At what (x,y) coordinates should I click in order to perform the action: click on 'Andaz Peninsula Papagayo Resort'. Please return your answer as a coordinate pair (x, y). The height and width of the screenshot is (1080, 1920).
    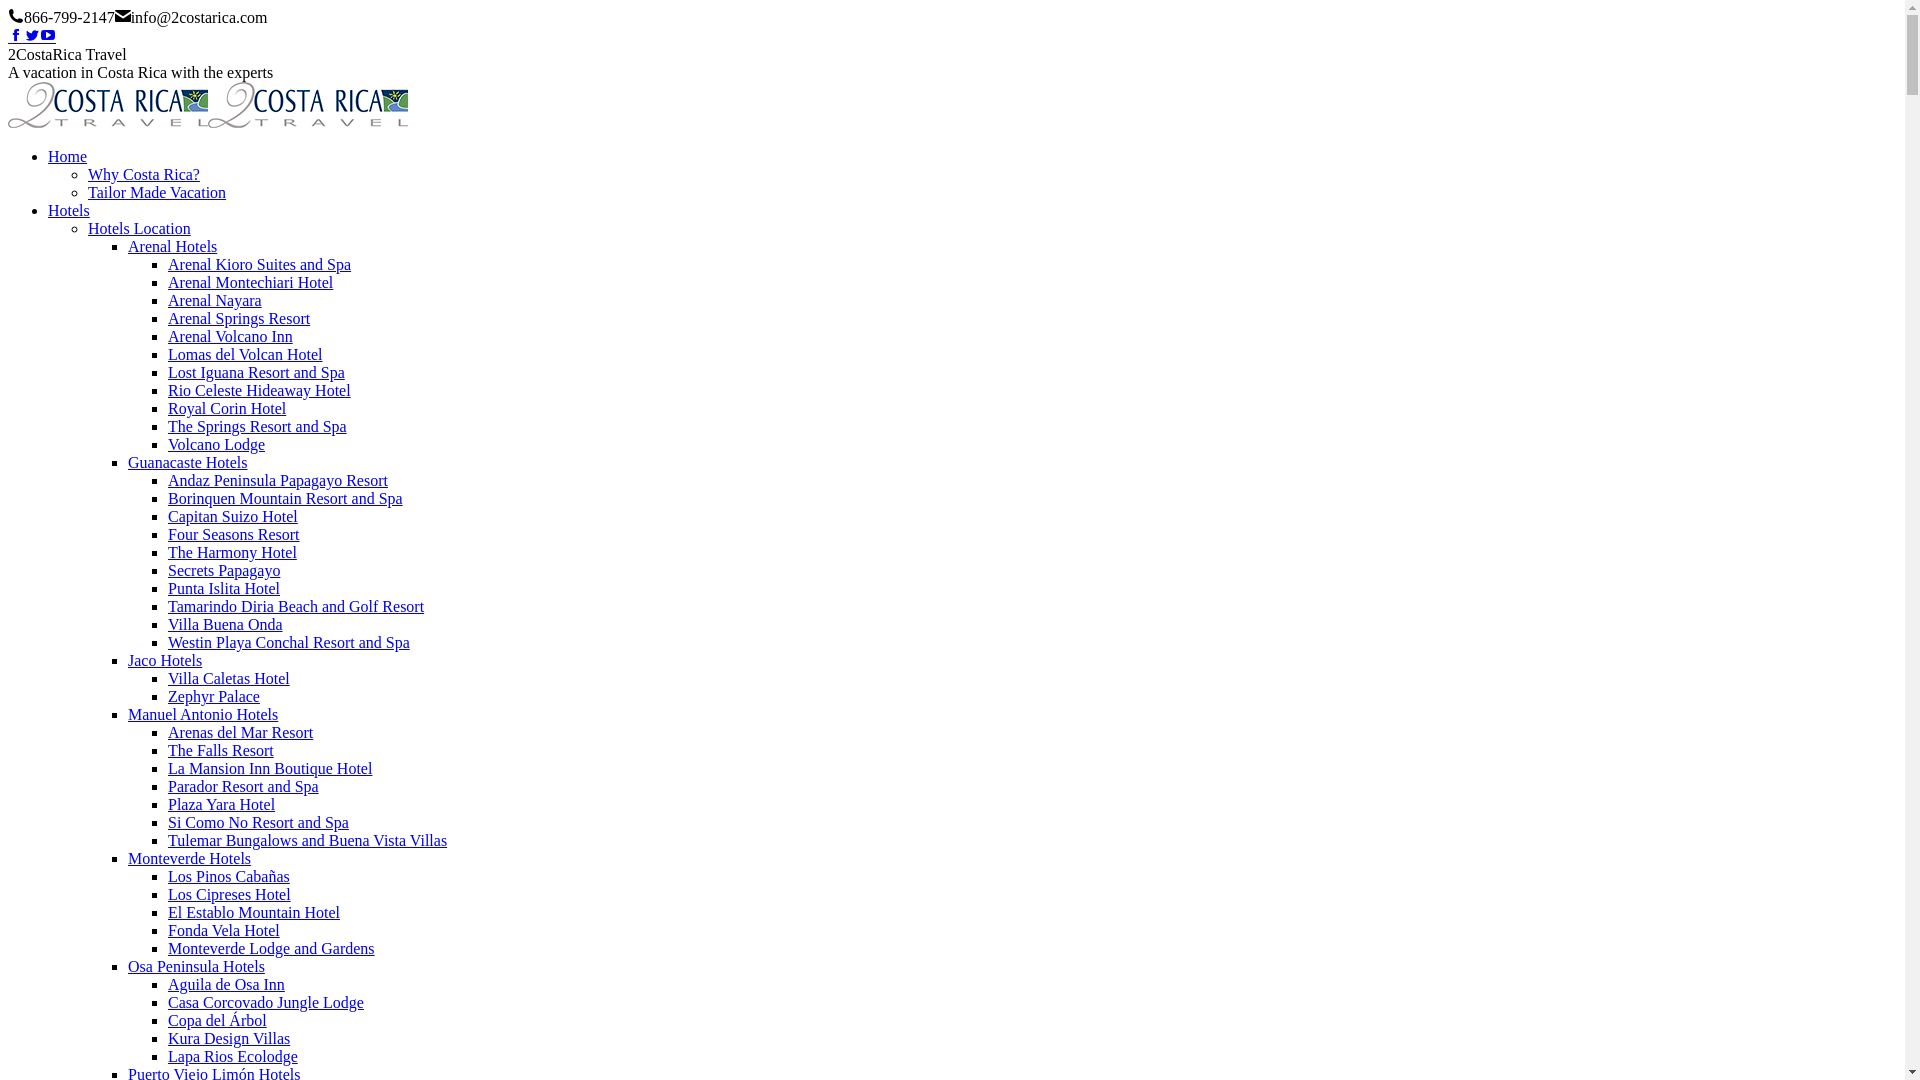
    Looking at the image, I should click on (277, 480).